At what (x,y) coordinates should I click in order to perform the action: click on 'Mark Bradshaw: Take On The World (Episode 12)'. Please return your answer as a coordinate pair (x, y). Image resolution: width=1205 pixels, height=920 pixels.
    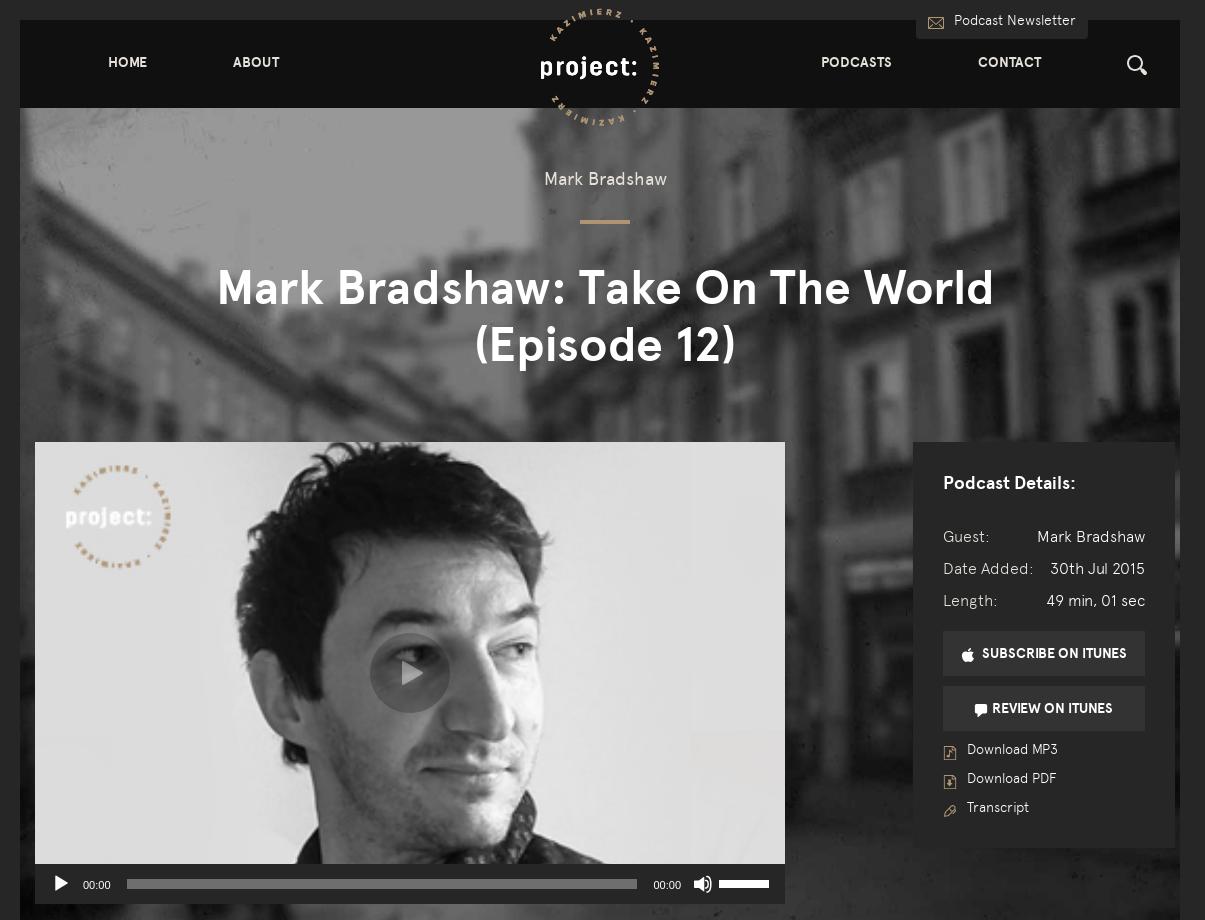
    Looking at the image, I should click on (604, 316).